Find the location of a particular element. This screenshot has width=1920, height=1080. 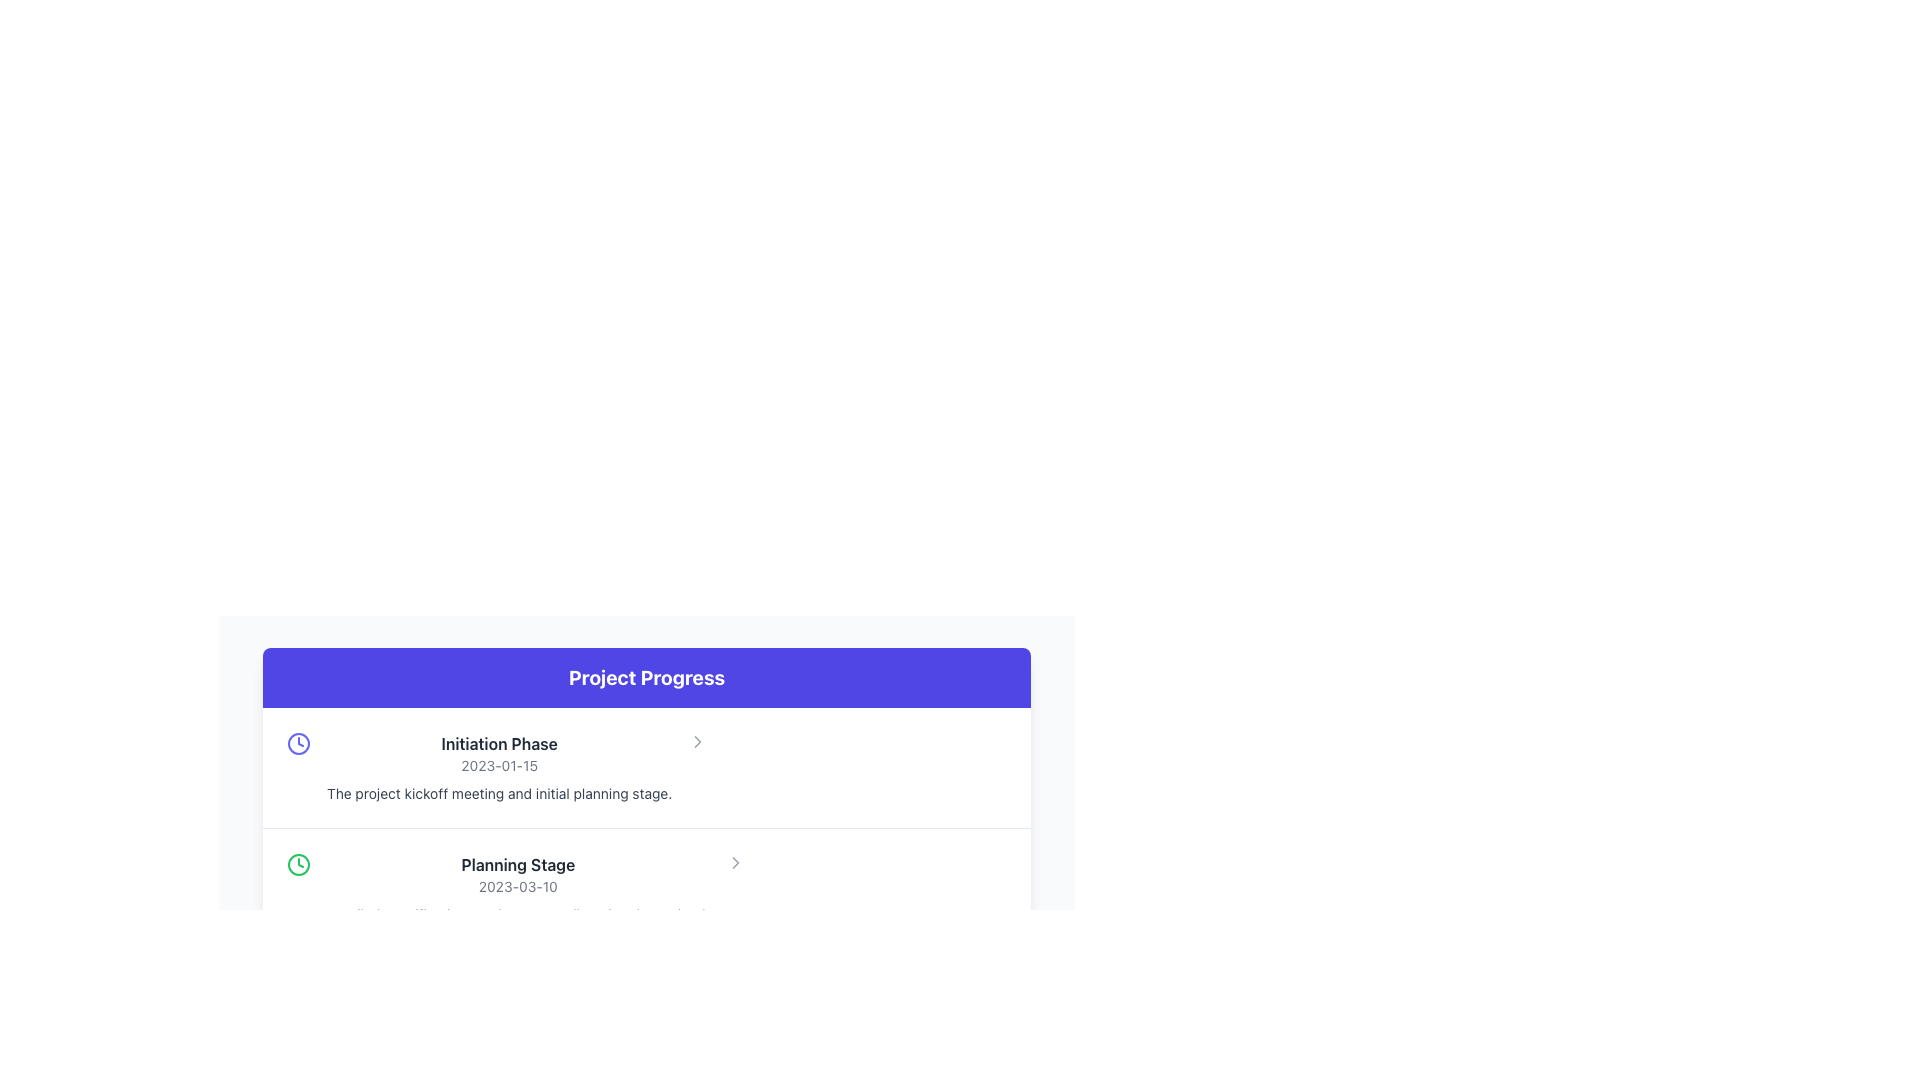

the text element containing 'The project kickoff meeting and initial planning stage.' located beneath the title 'Initiation Phase' and the date '2023-01-15' is located at coordinates (499, 793).